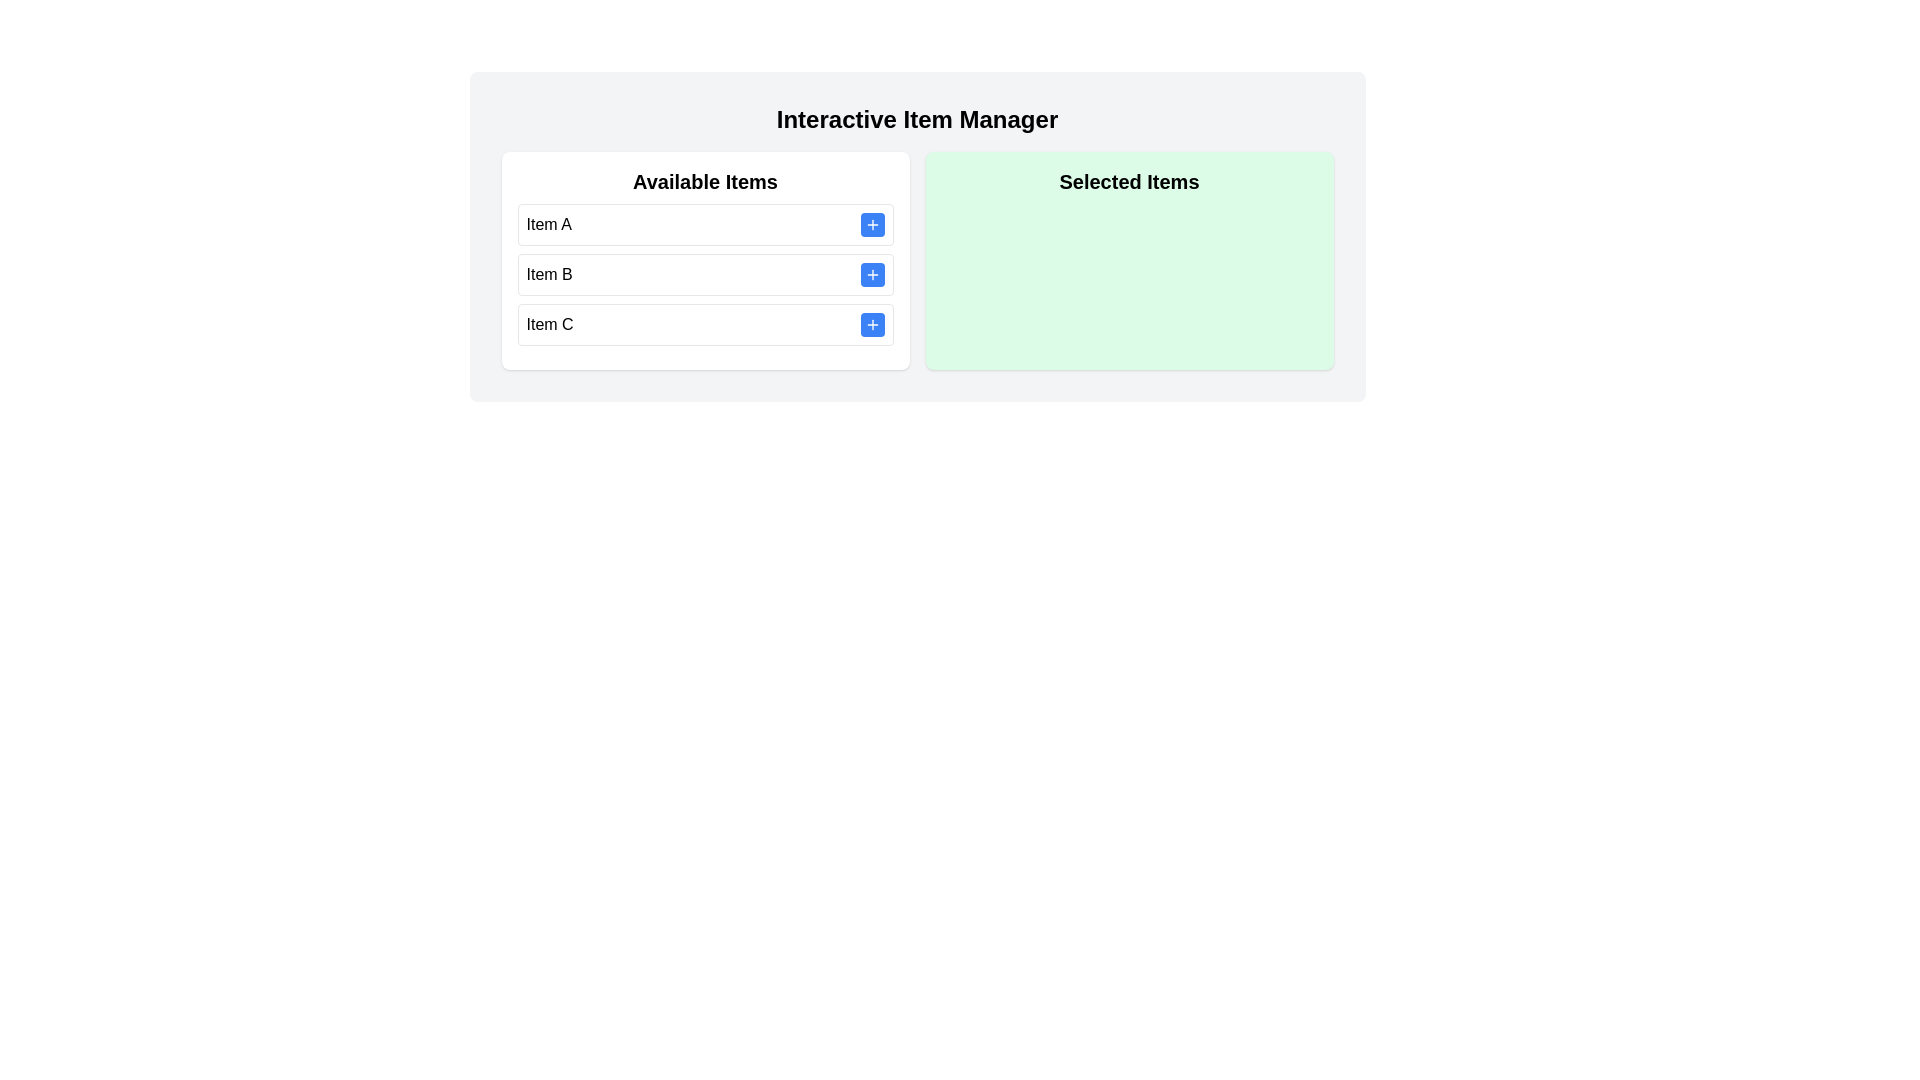  What do you see at coordinates (872, 274) in the screenshot?
I see `the SVG Icon that adds 'Item B' to the Selected Items list, located in the second row adjacent to the label 'Item B'` at bounding box center [872, 274].